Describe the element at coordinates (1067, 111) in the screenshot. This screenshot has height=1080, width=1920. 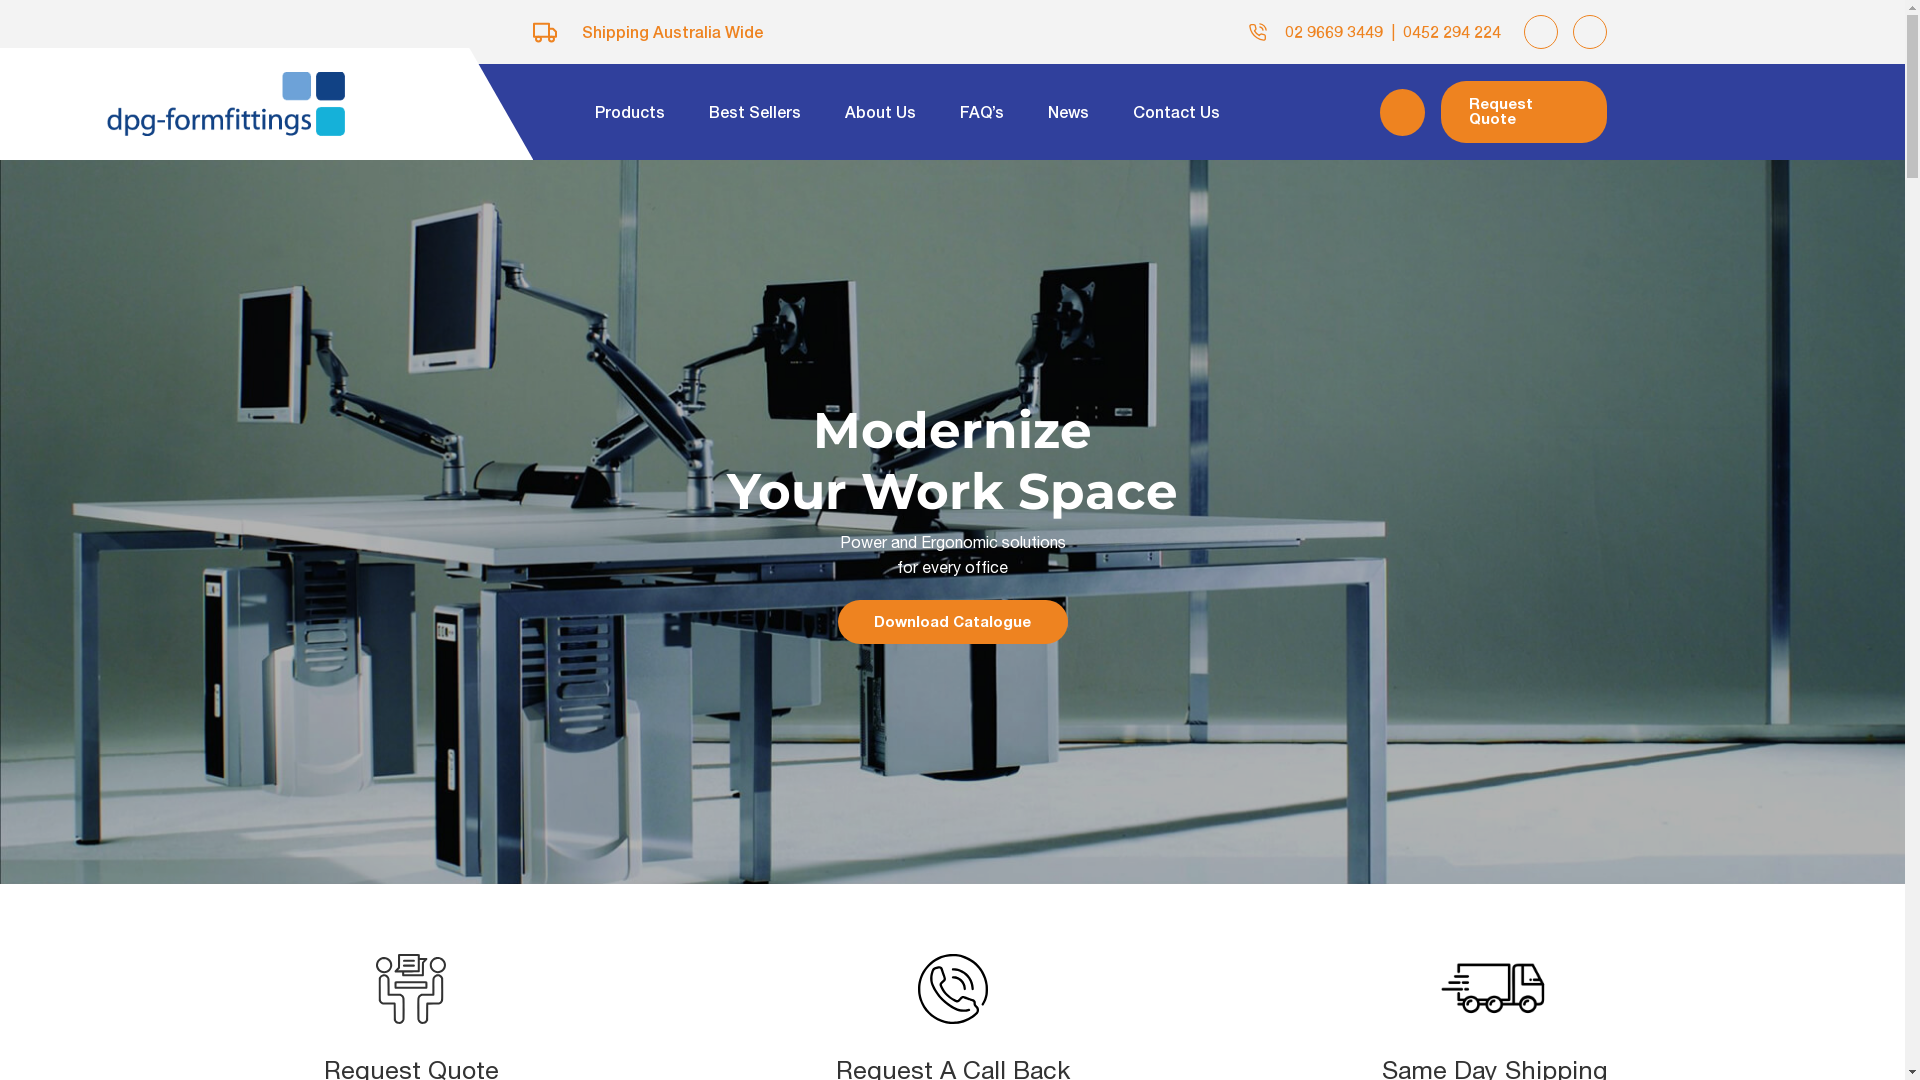
I see `'News'` at that location.